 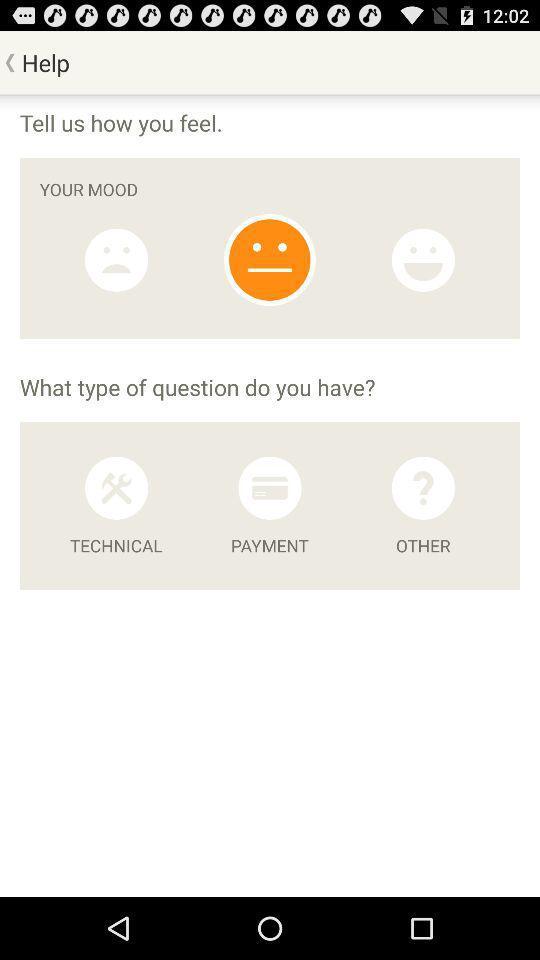 What do you see at coordinates (422, 487) in the screenshot?
I see `open other questions menu` at bounding box center [422, 487].